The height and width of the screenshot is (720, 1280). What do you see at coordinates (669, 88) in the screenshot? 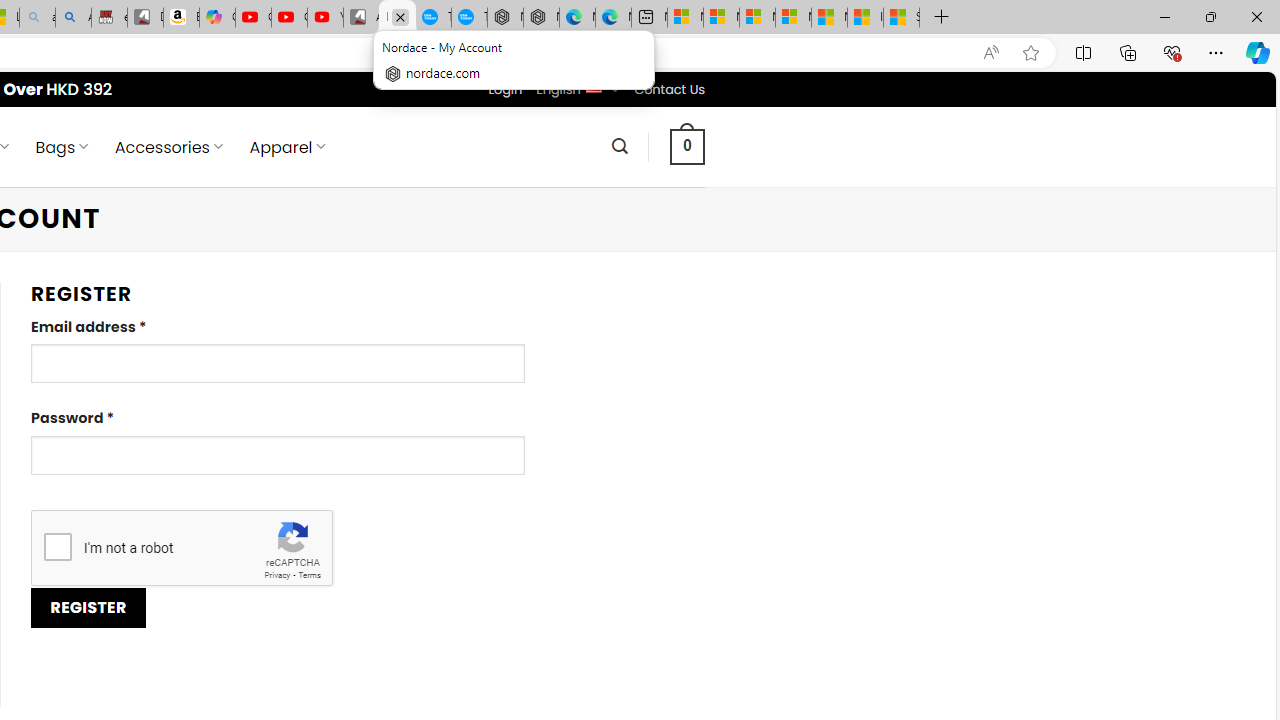
I see `'Contact Us'` at bounding box center [669, 88].